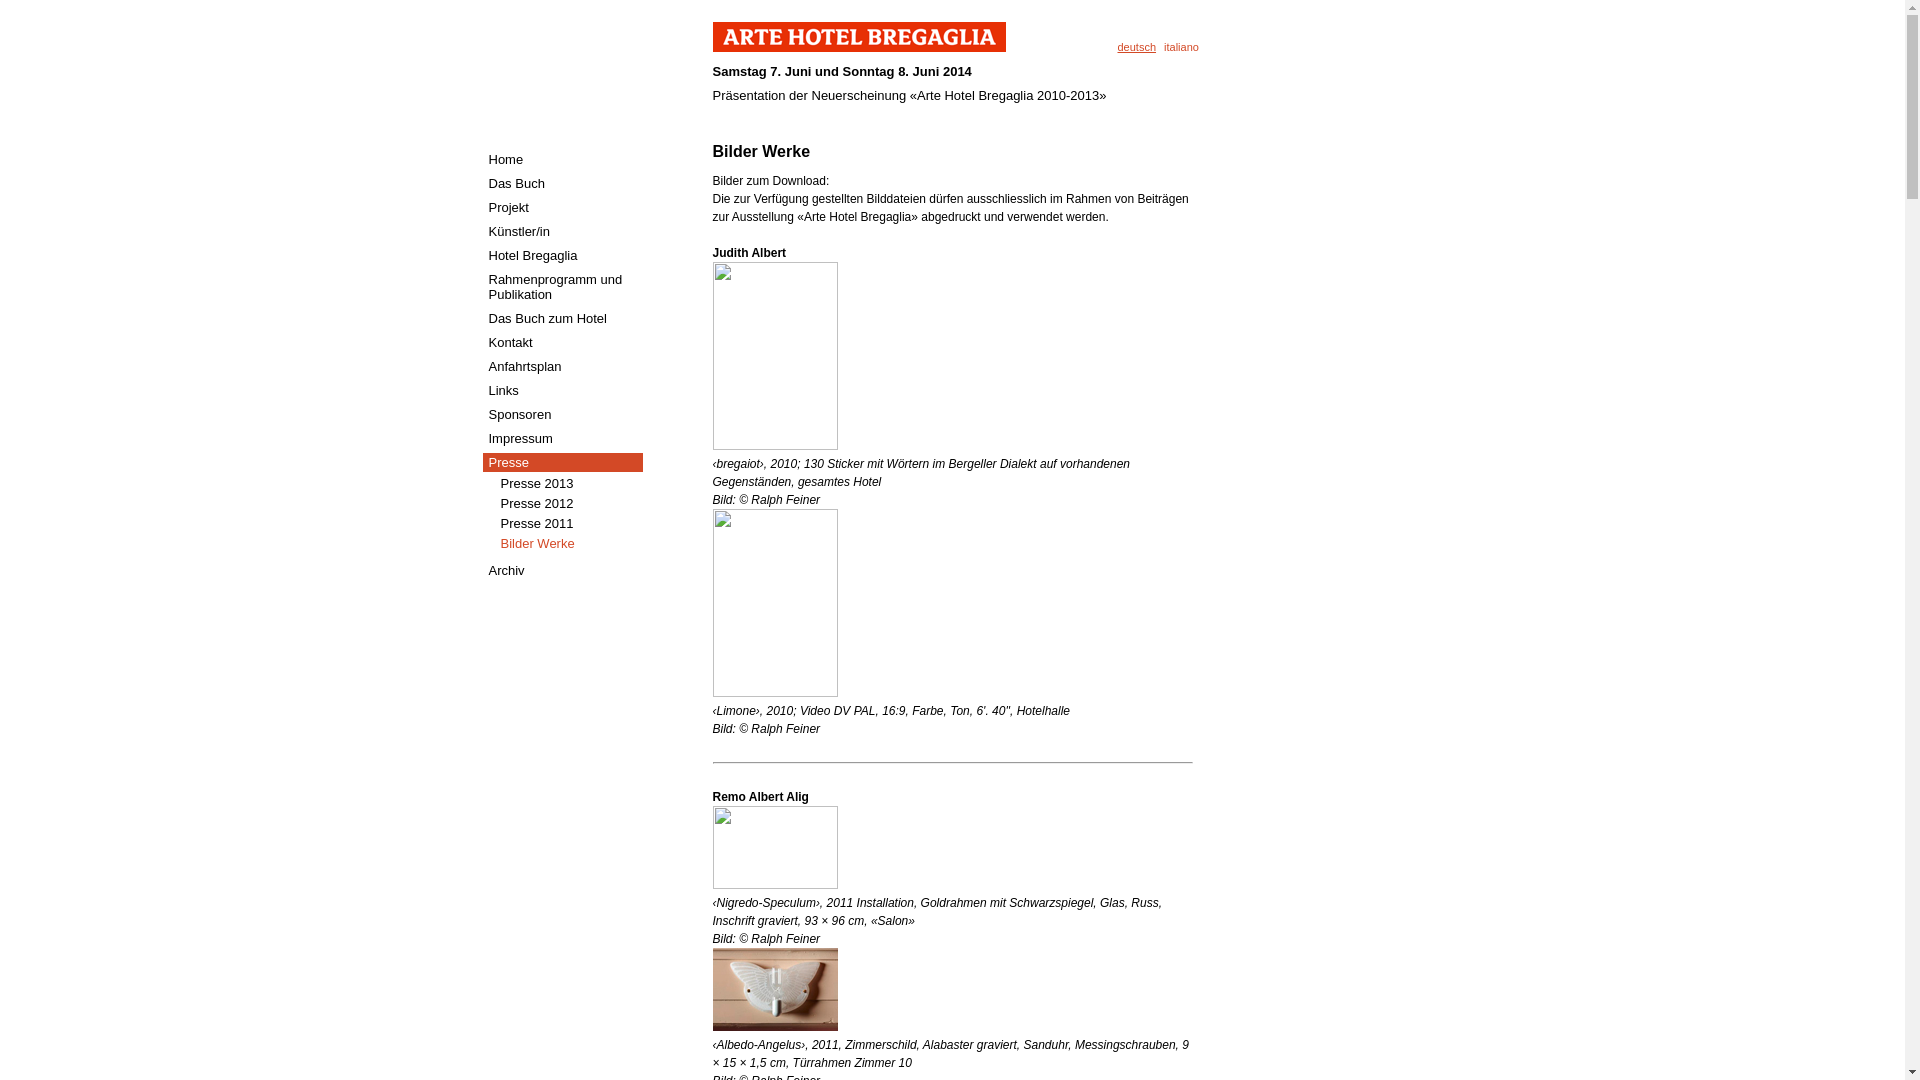  What do you see at coordinates (560, 462) in the screenshot?
I see `'Presse'` at bounding box center [560, 462].